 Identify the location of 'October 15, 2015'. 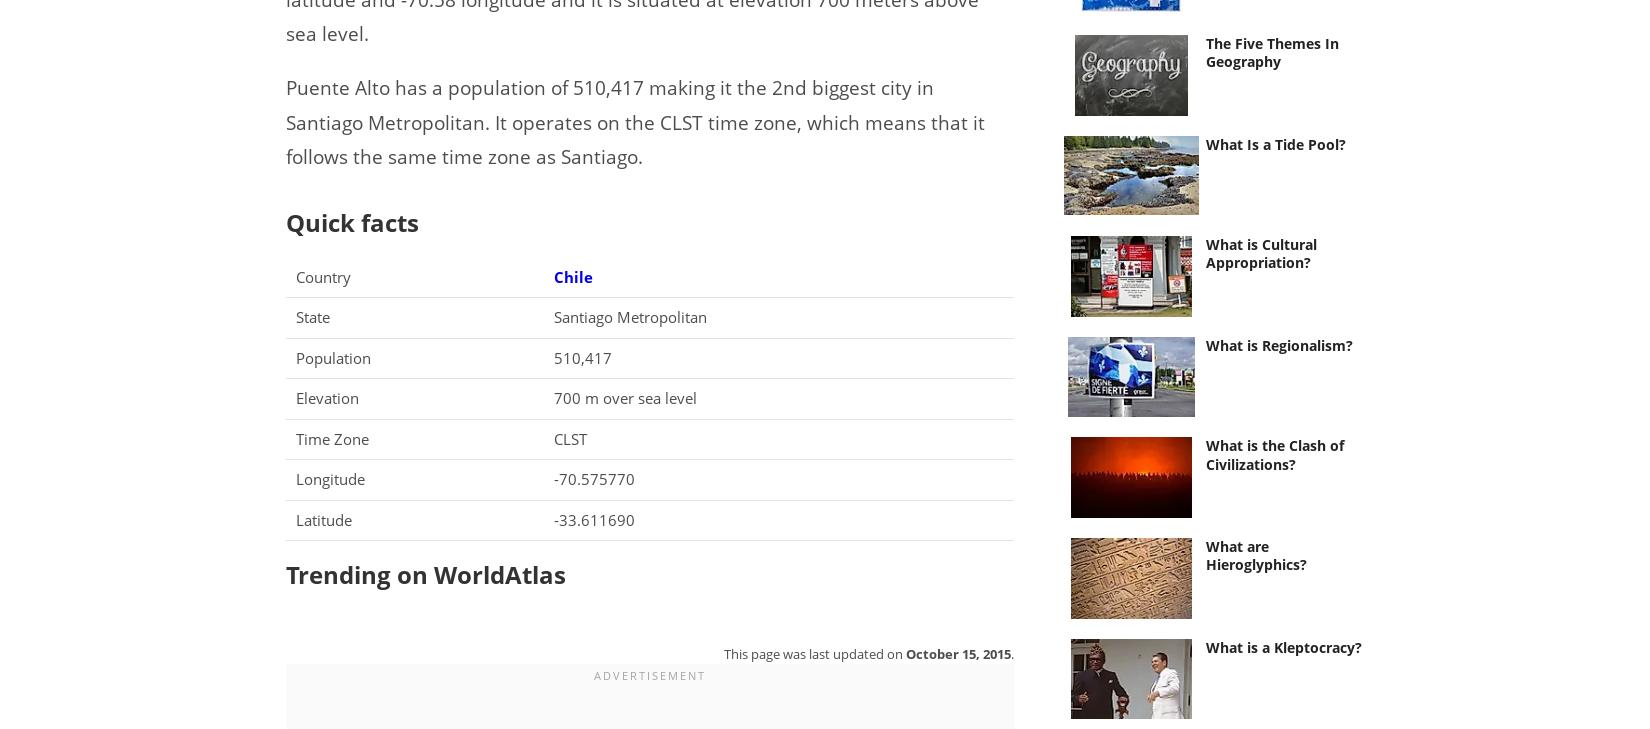
(957, 652).